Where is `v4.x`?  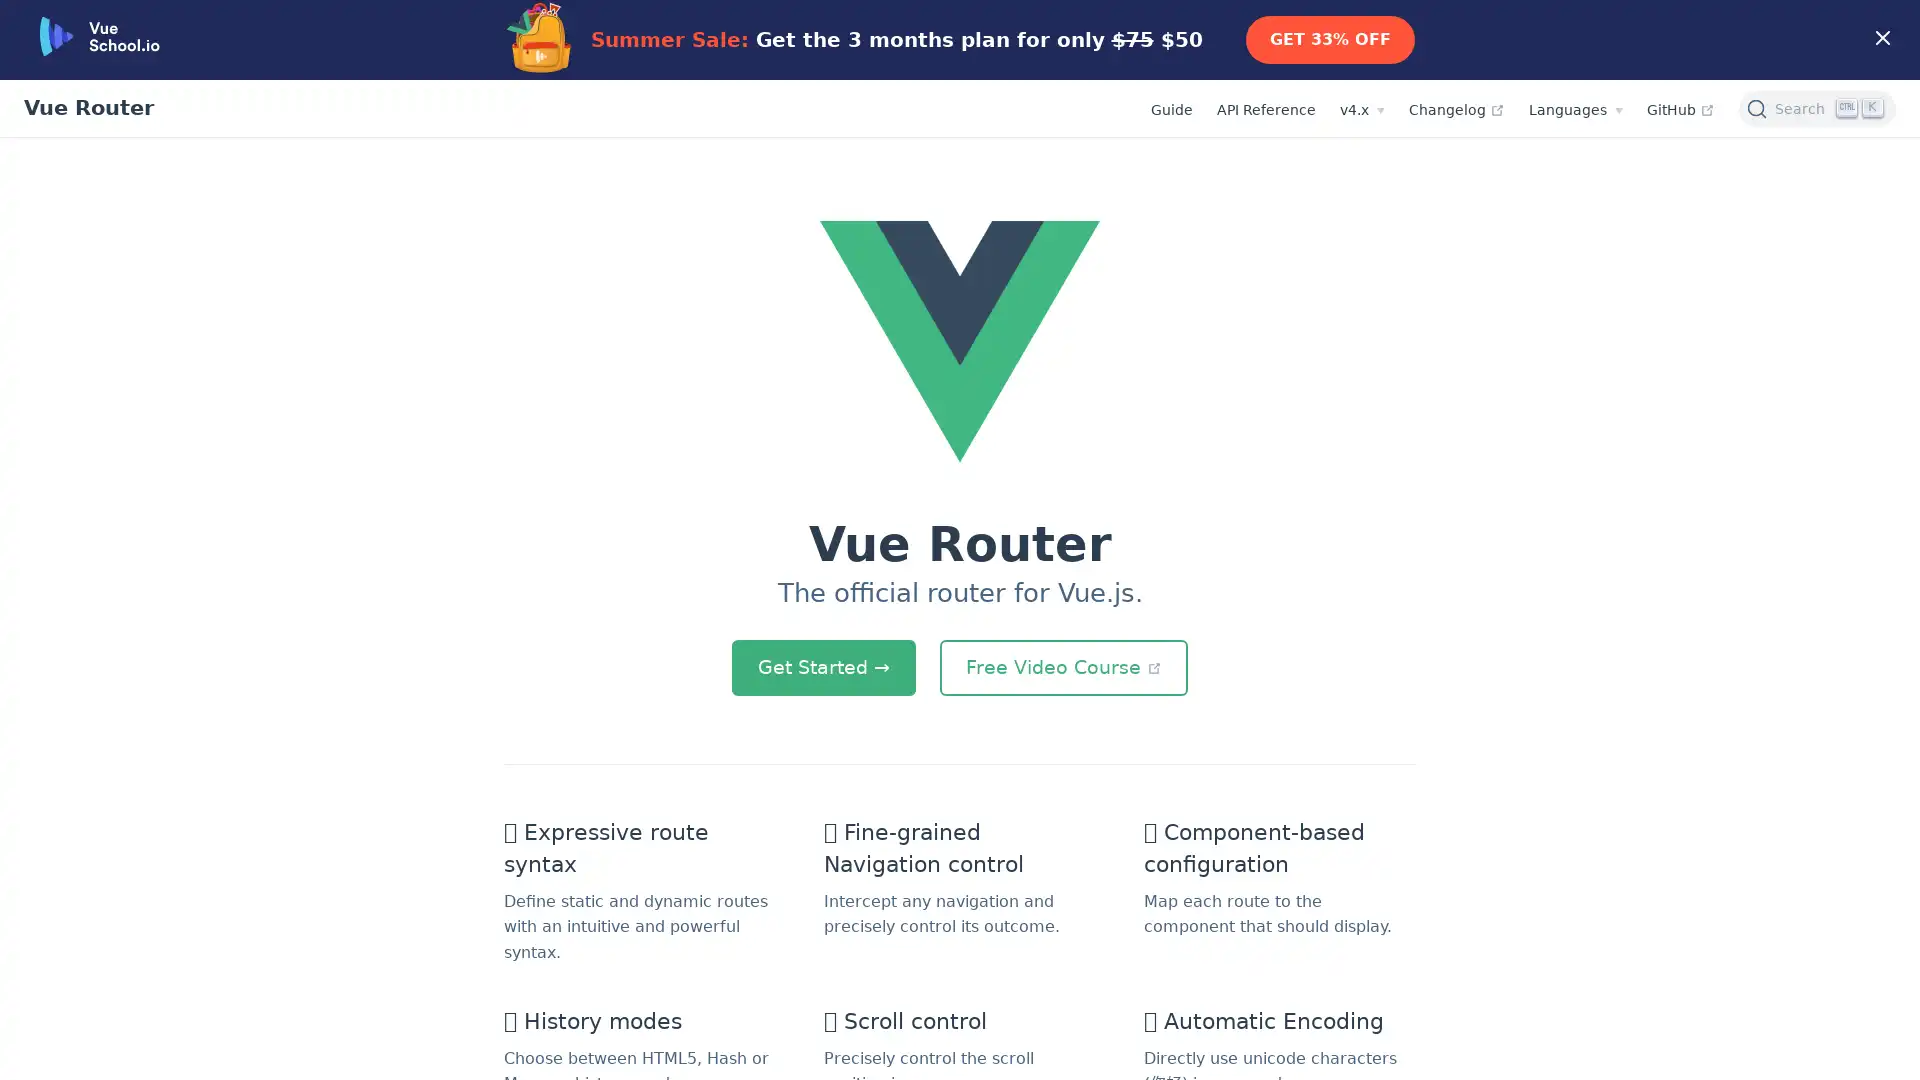 v4.x is located at coordinates (1361, 111).